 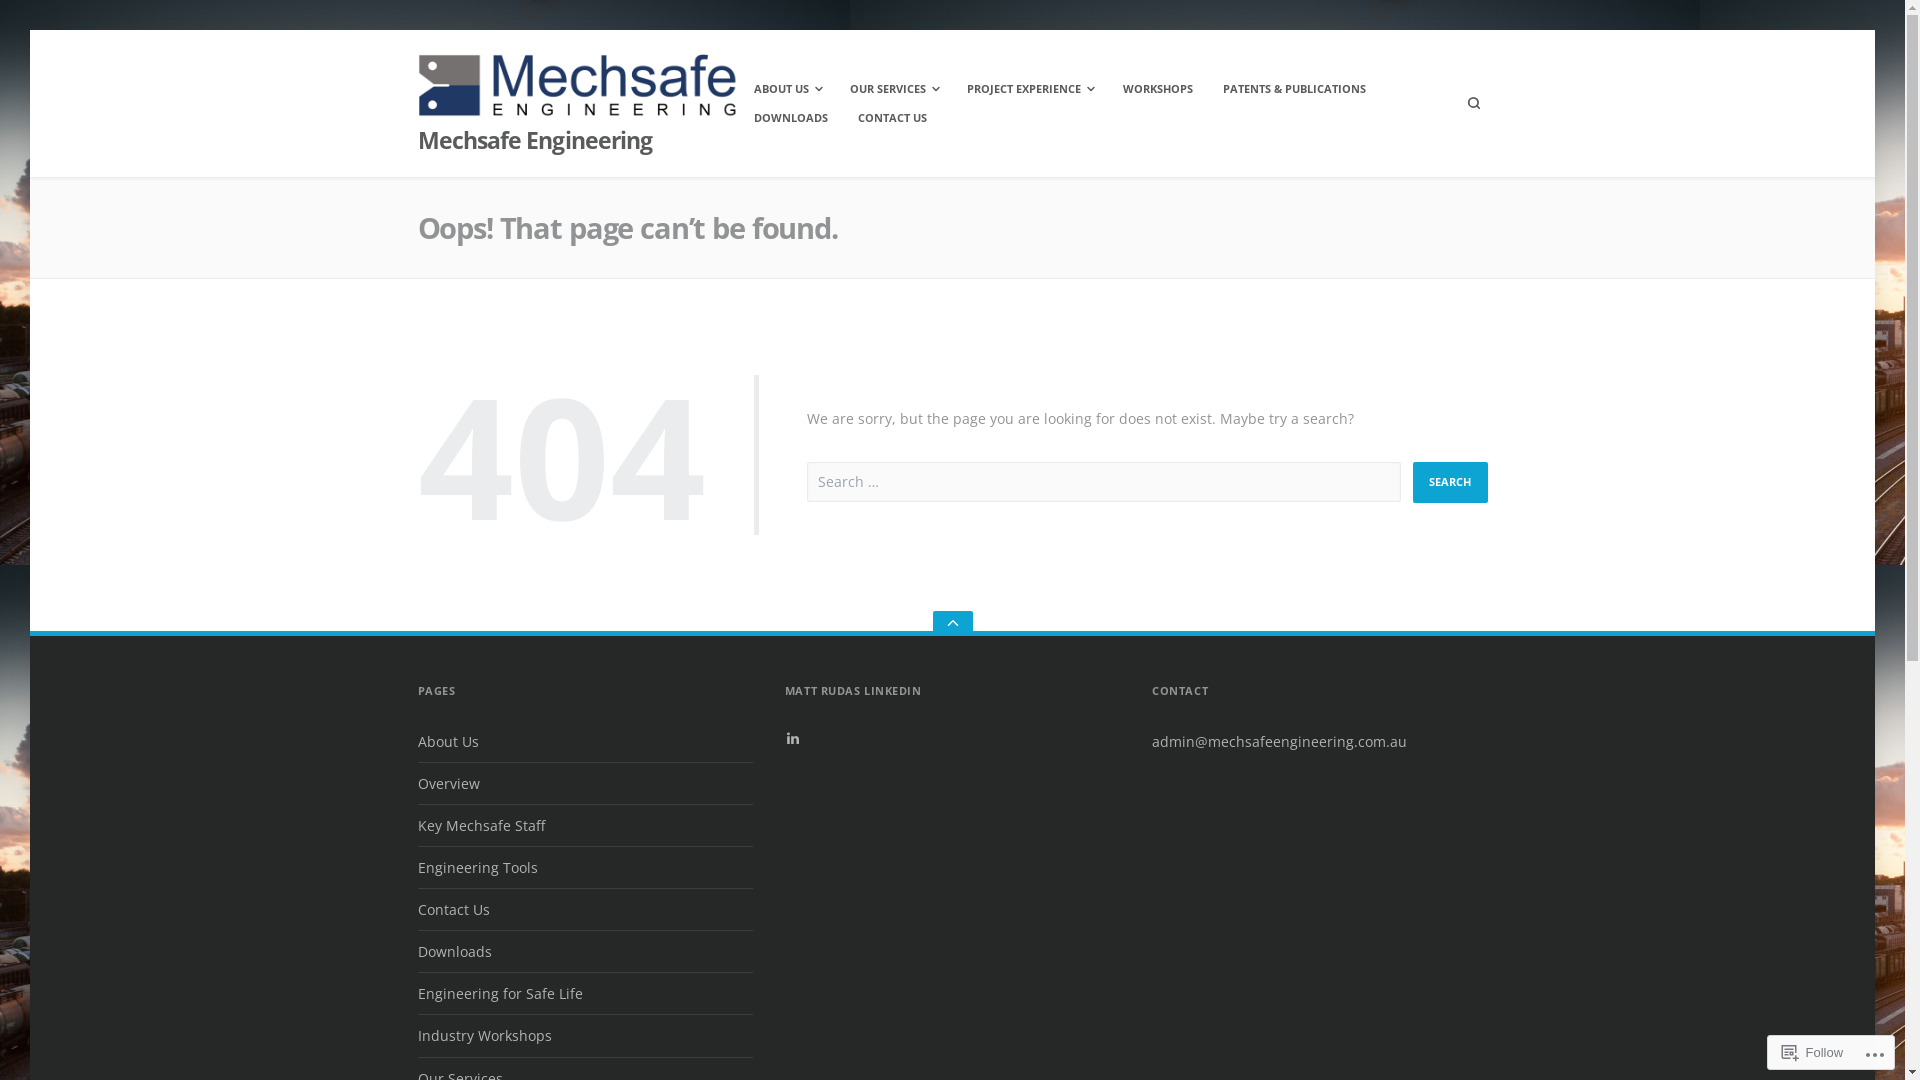 I want to click on 'Industry Workshops', so click(x=484, y=1035).